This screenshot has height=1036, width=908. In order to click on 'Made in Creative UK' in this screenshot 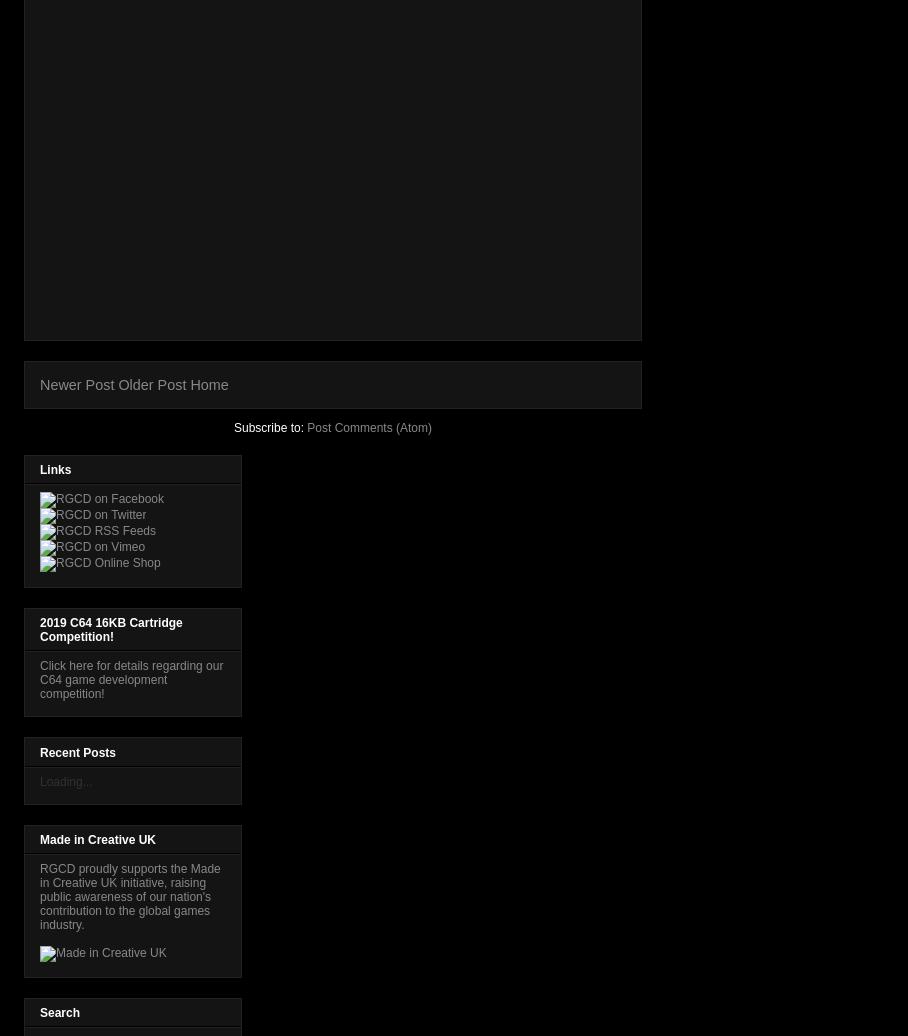, I will do `click(96, 838)`.